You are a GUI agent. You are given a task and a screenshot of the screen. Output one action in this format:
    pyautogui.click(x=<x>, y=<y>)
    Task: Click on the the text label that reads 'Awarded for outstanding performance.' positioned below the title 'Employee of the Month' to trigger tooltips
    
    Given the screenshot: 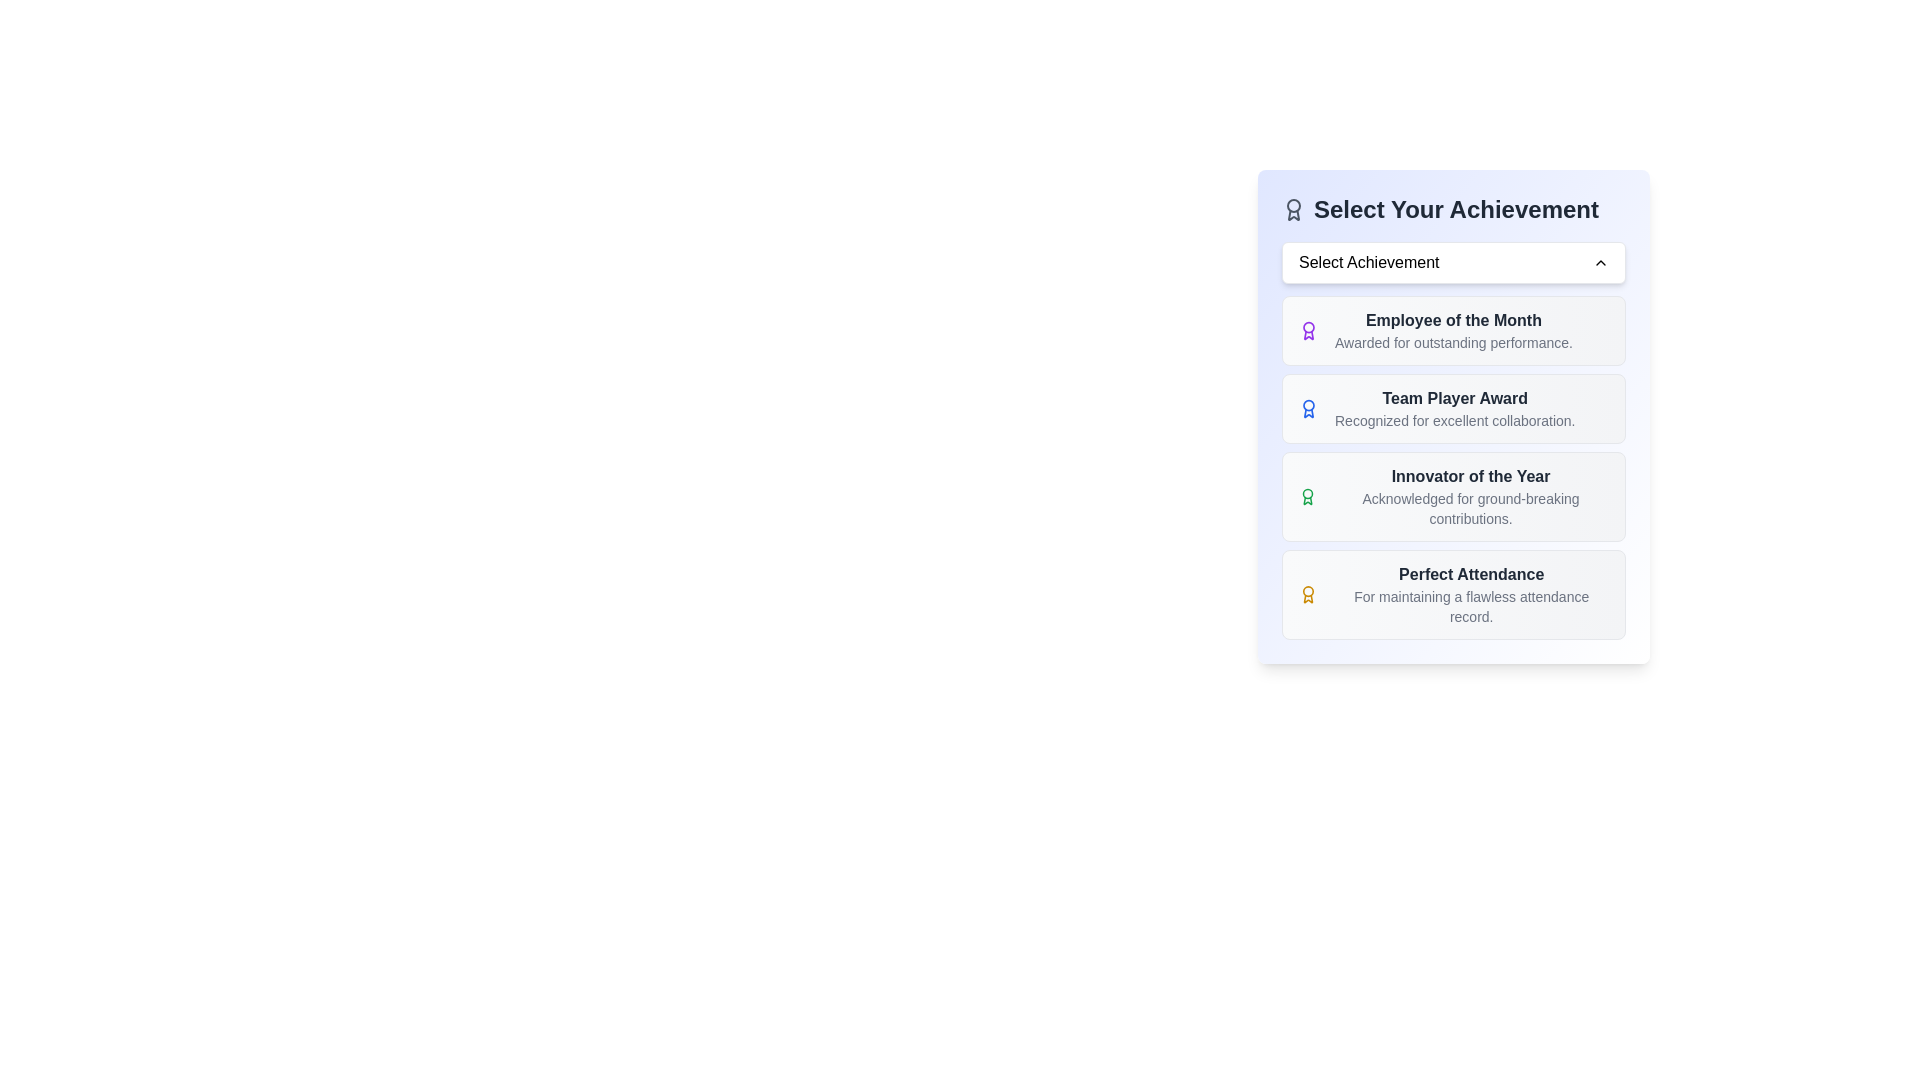 What is the action you would take?
    pyautogui.click(x=1454, y=342)
    